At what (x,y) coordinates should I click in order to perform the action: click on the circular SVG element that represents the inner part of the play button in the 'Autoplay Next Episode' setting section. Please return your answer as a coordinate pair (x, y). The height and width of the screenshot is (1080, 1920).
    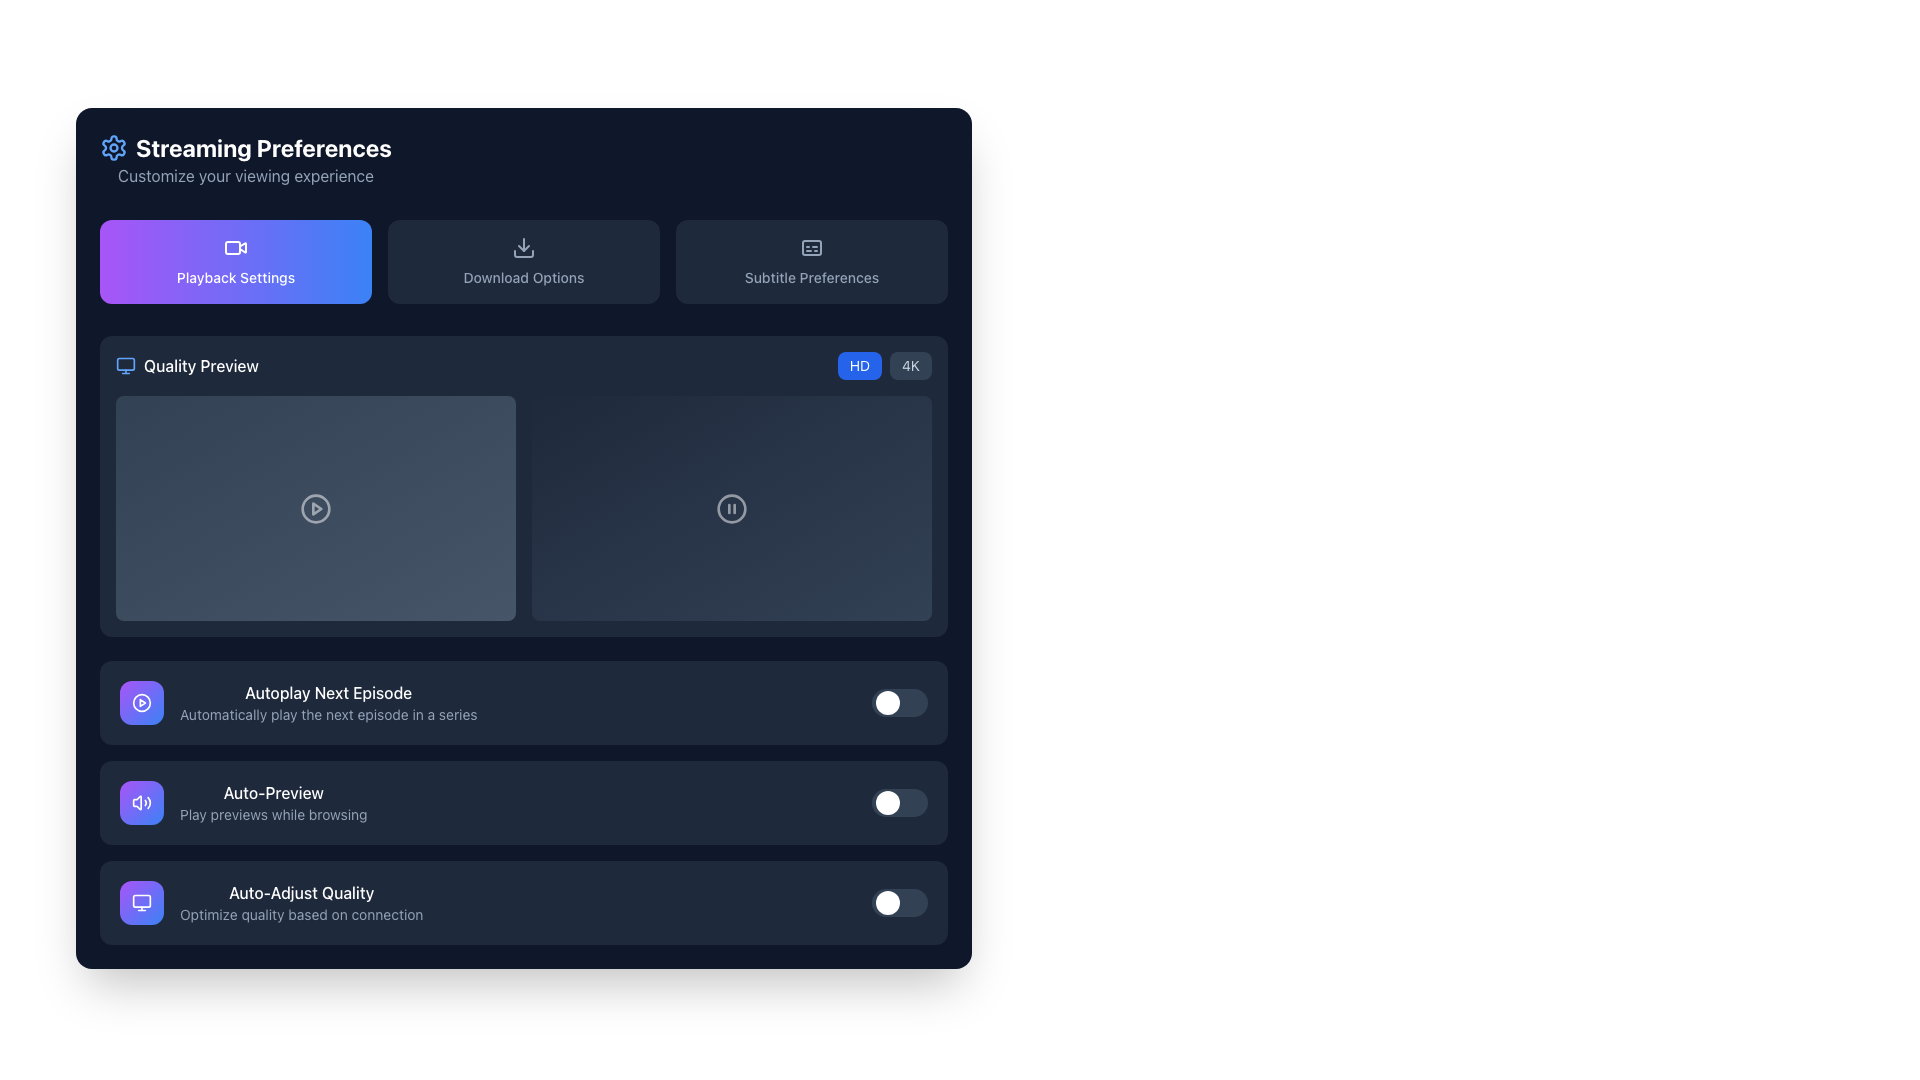
    Looking at the image, I should click on (141, 701).